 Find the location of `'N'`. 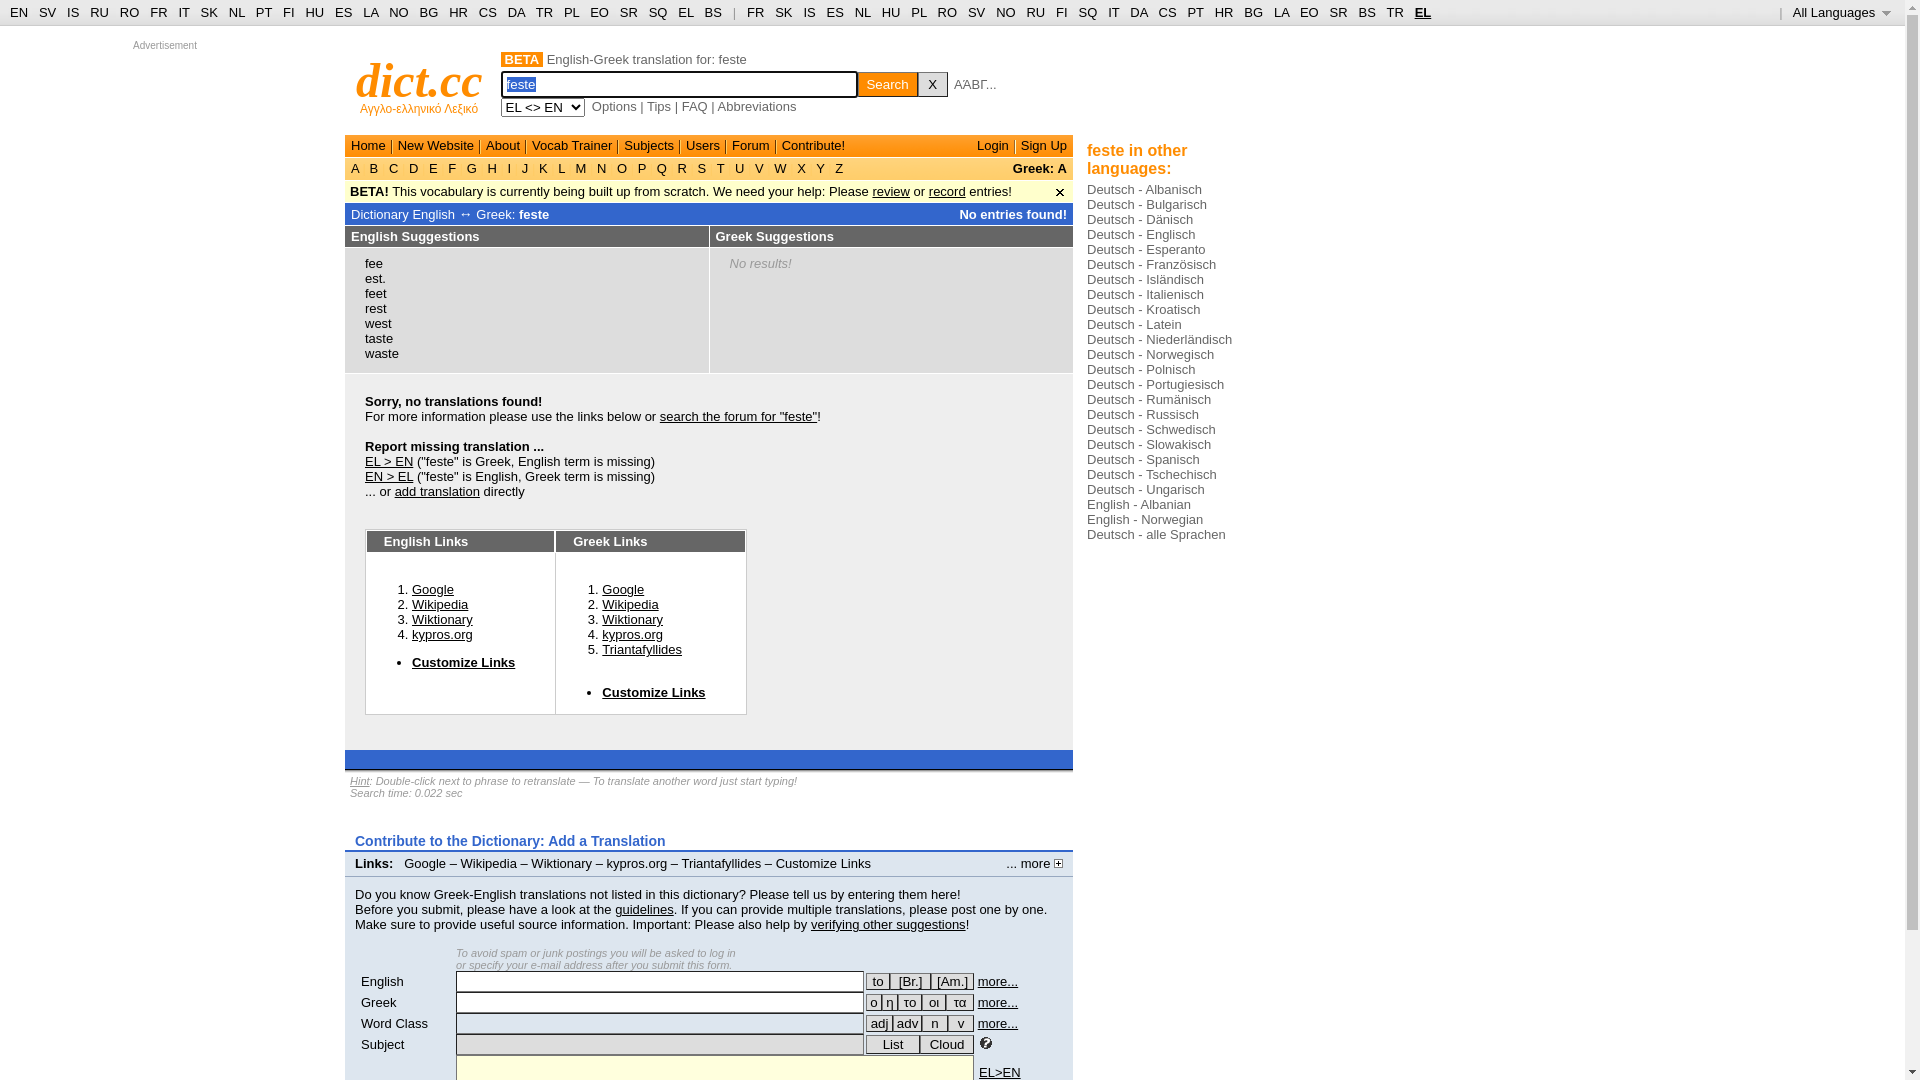

'N' is located at coordinates (600, 167).